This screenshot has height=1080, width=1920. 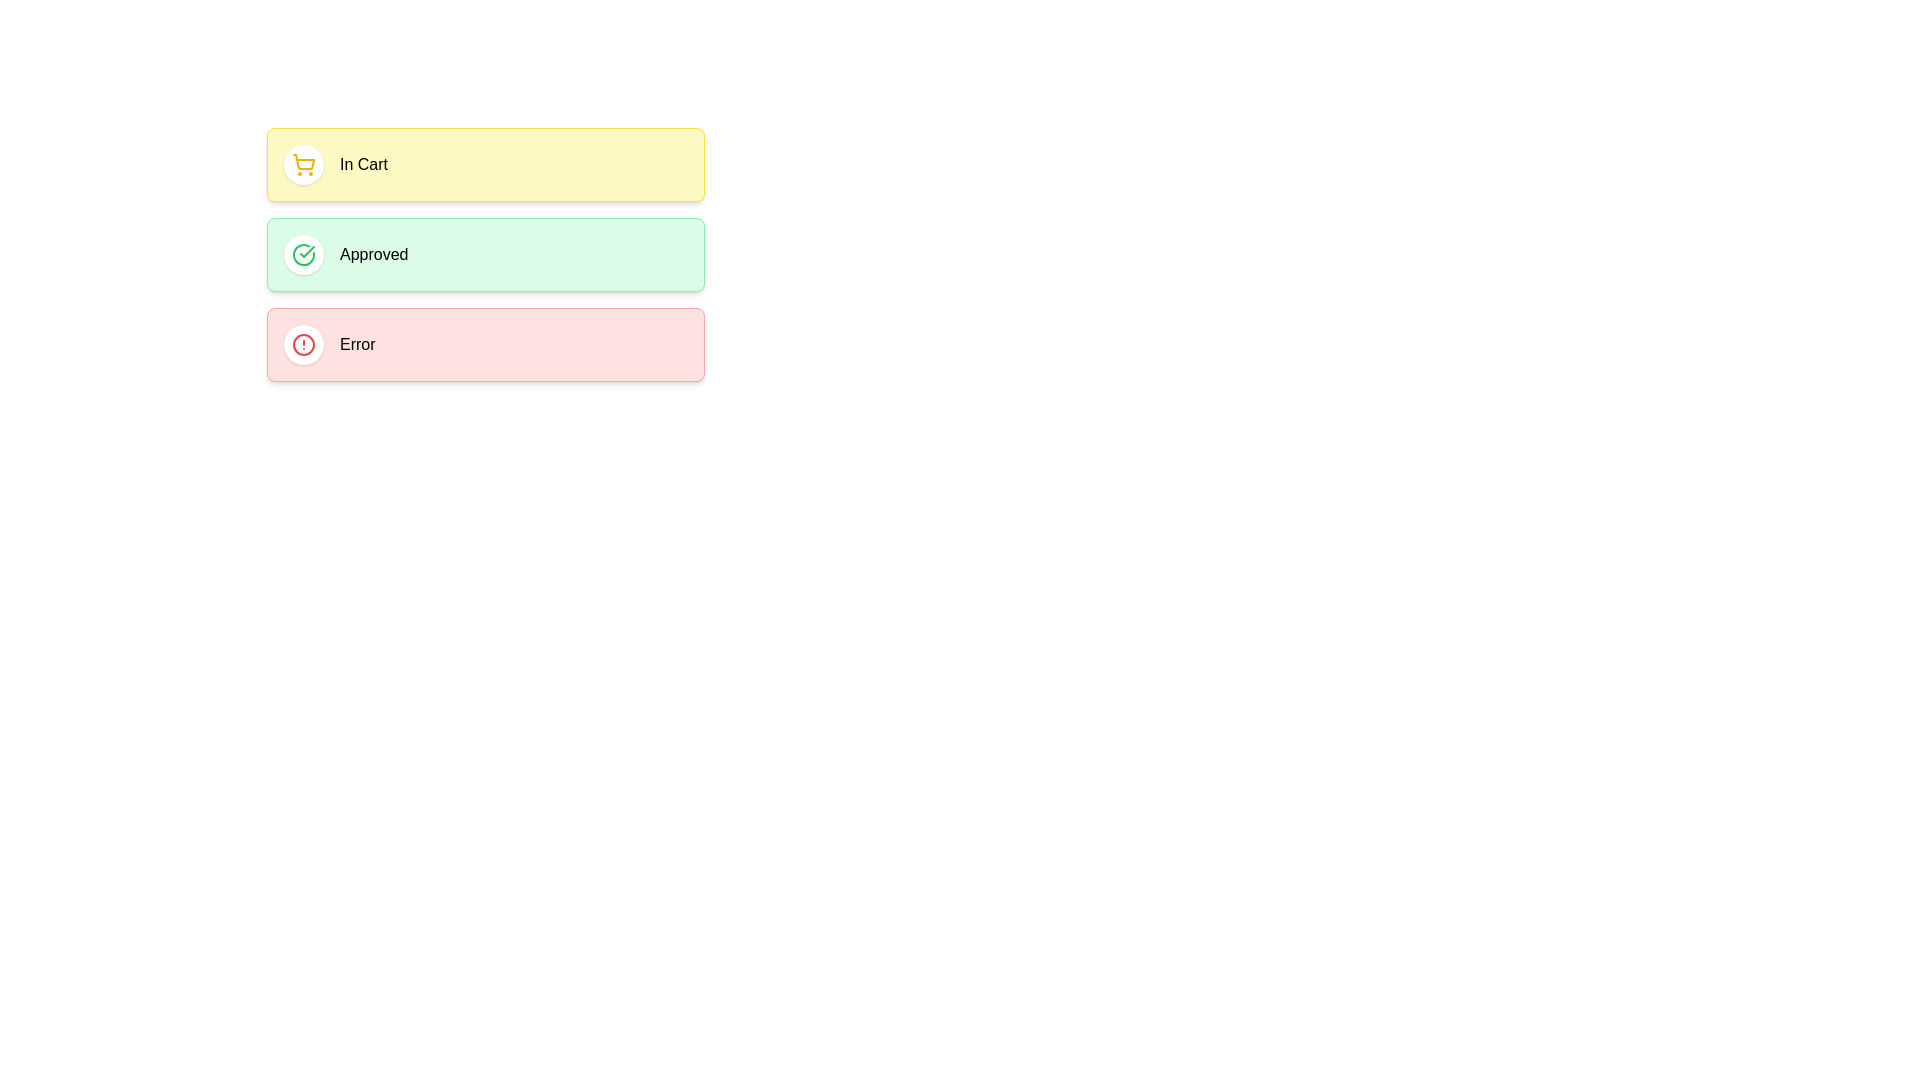 I want to click on the 'In Cart' status icon, which is visually represented within a yellow rectangular background with rounded corners, located at the top of the 'In Cart' section in a vertical stack of three sections, so click(x=302, y=164).